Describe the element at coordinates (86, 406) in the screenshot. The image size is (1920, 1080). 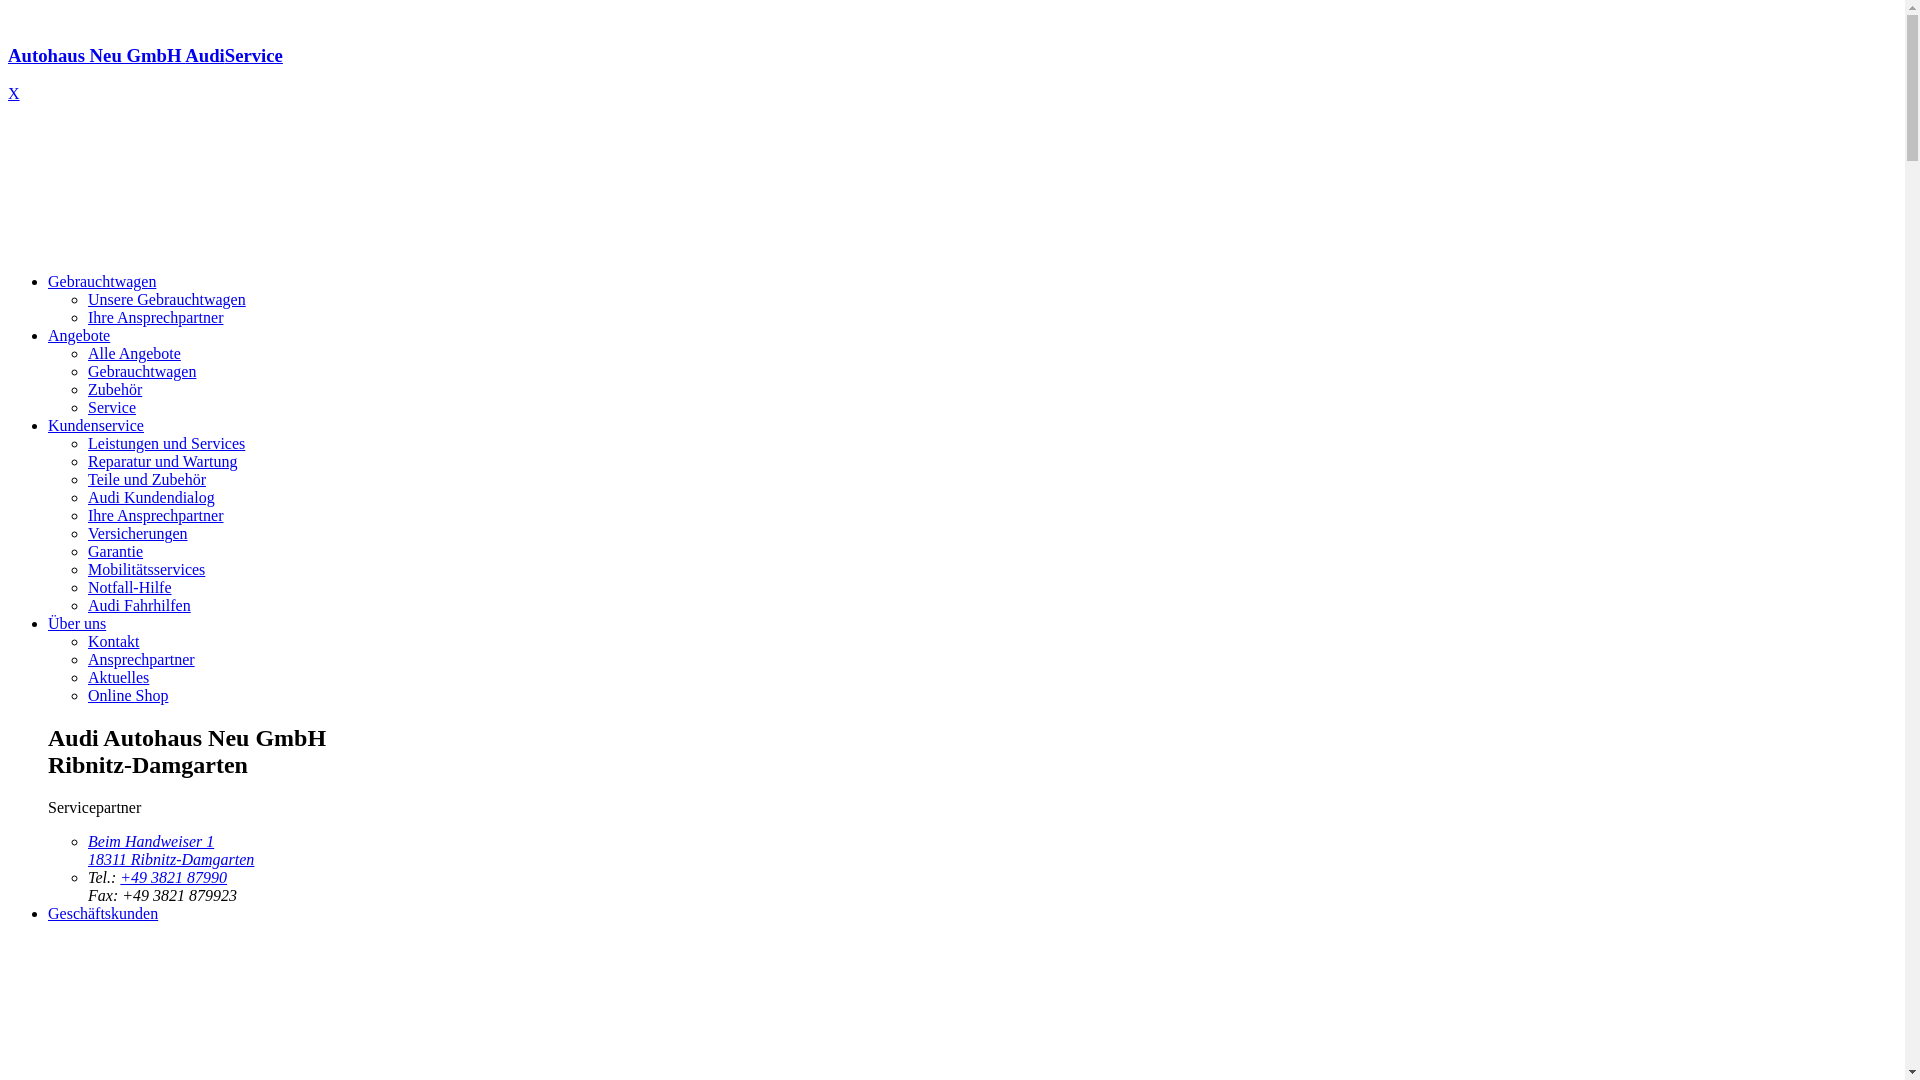
I see `'Service'` at that location.